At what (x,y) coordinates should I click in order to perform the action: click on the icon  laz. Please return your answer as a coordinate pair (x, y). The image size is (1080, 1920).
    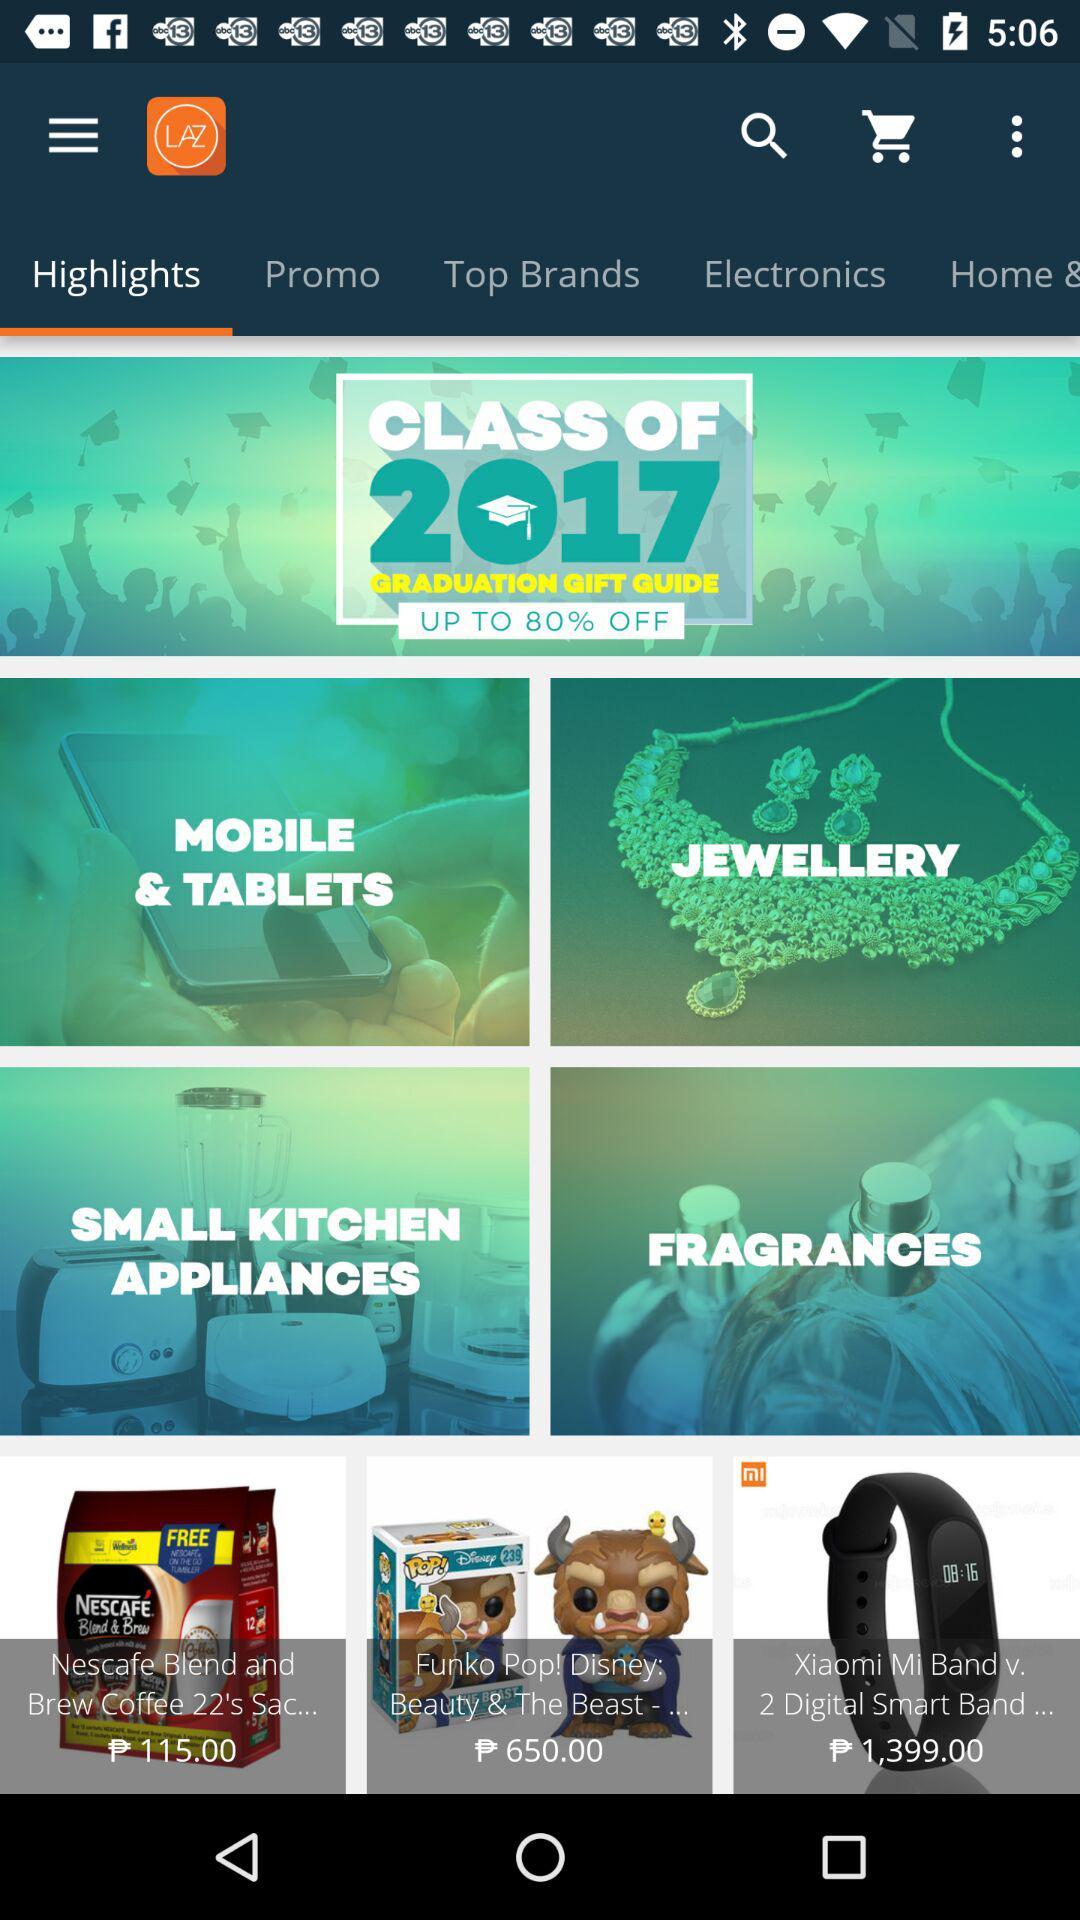
    Looking at the image, I should click on (186, 135).